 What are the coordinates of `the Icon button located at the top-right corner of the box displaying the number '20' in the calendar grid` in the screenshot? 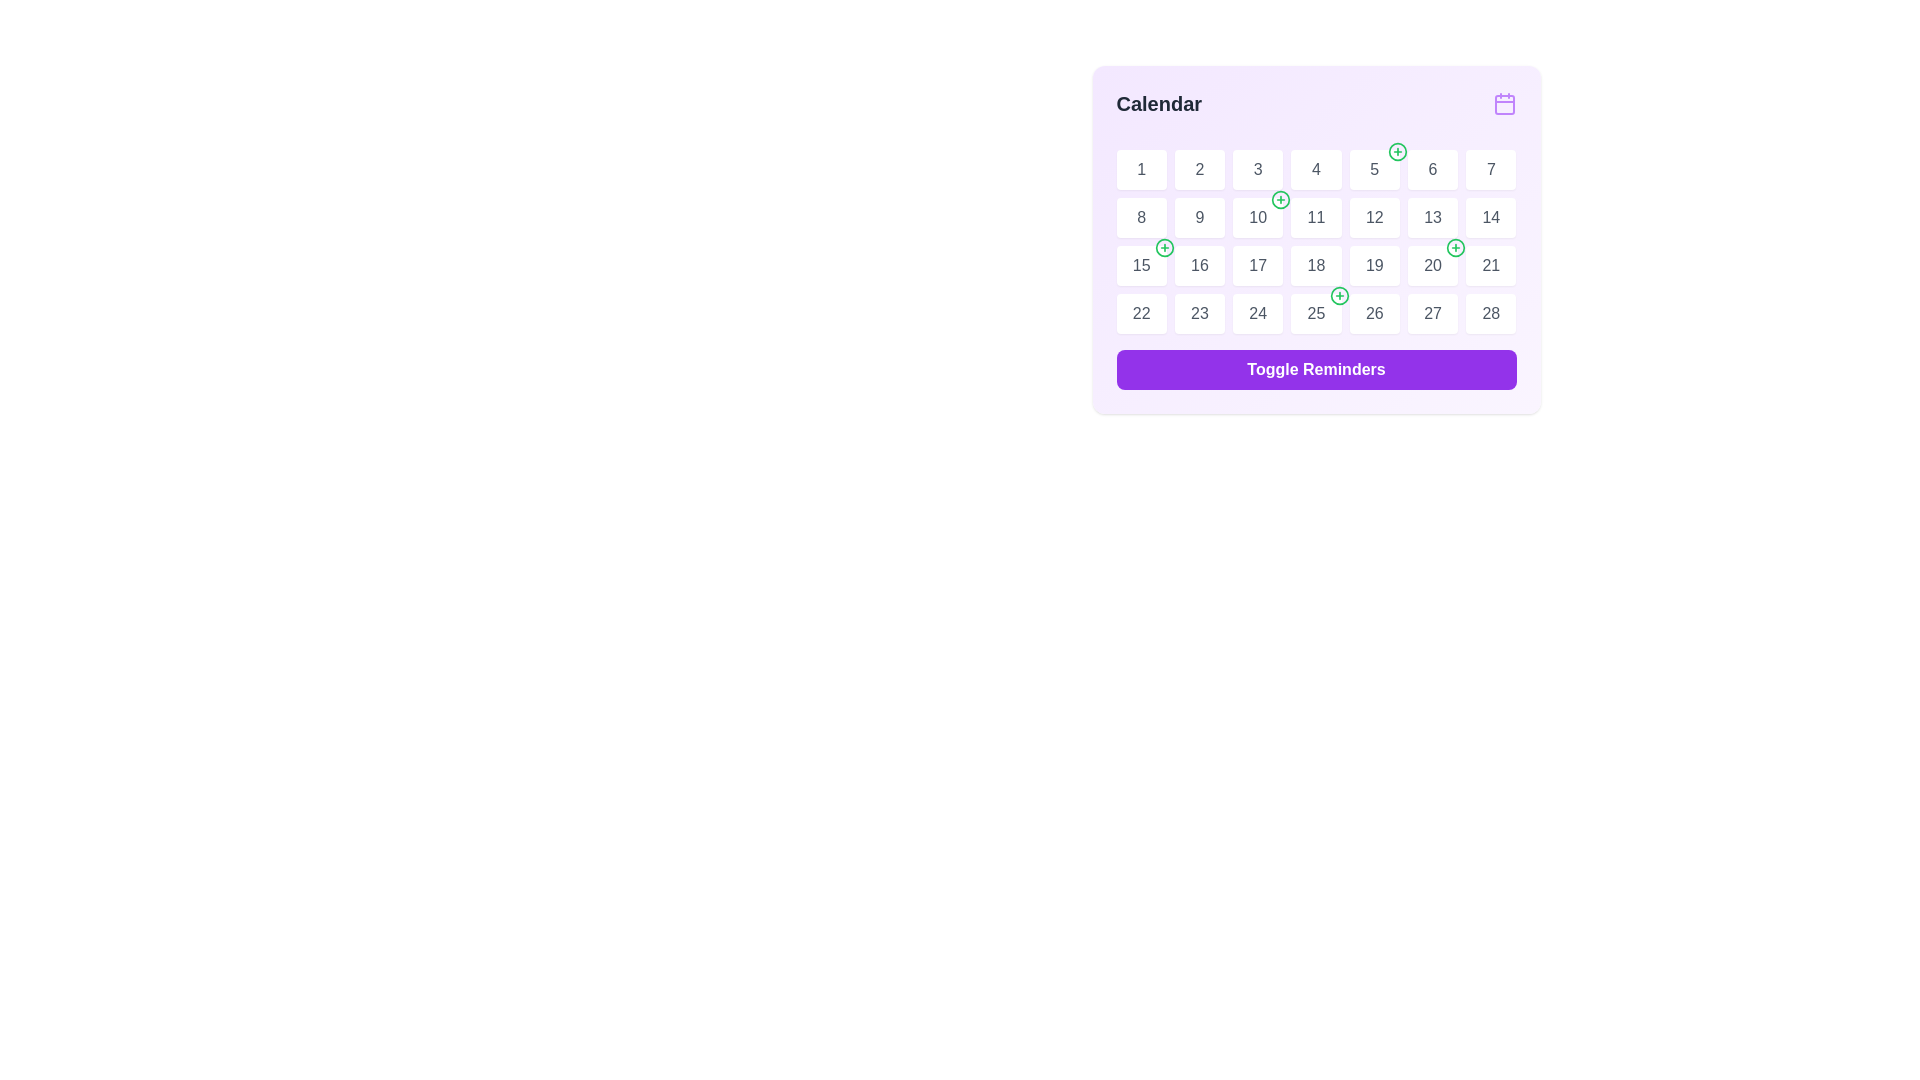 It's located at (1456, 246).